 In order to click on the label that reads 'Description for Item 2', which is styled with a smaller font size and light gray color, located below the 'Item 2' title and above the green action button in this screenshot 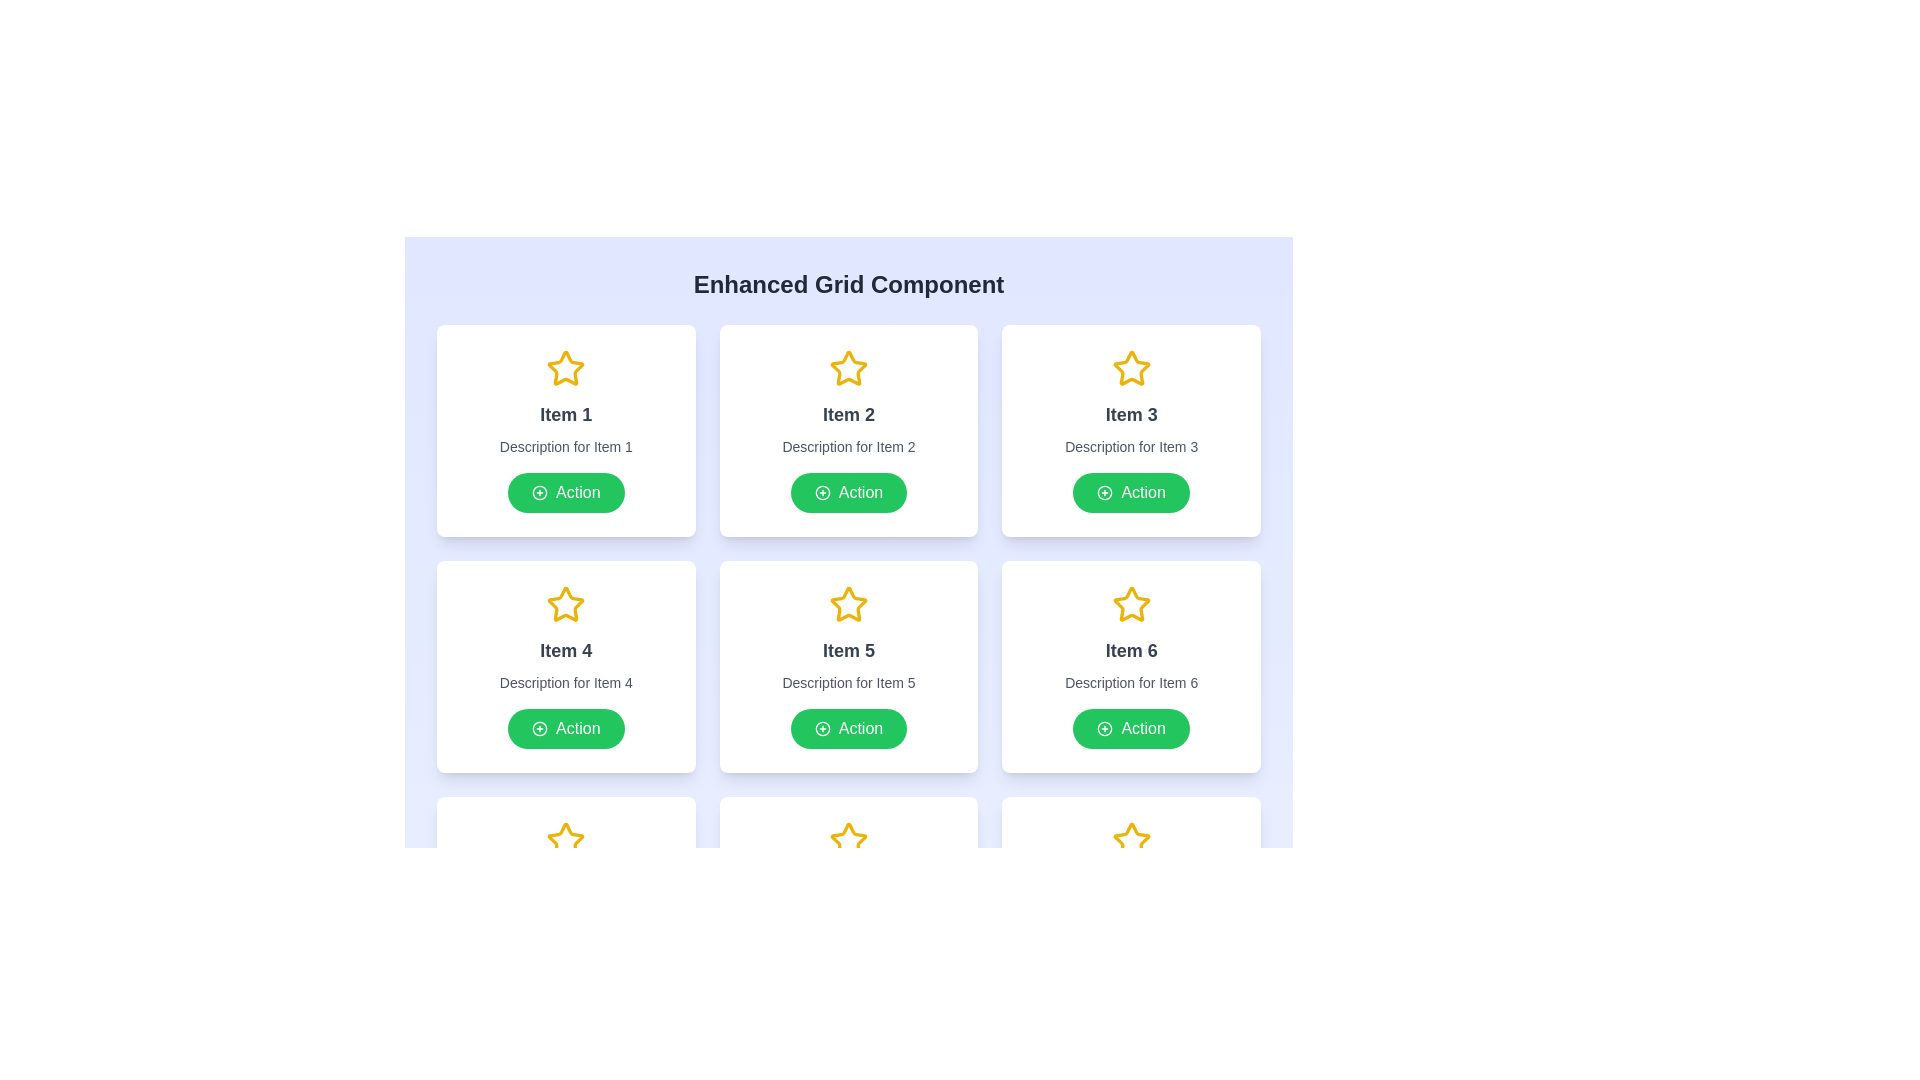, I will do `click(849, 446)`.